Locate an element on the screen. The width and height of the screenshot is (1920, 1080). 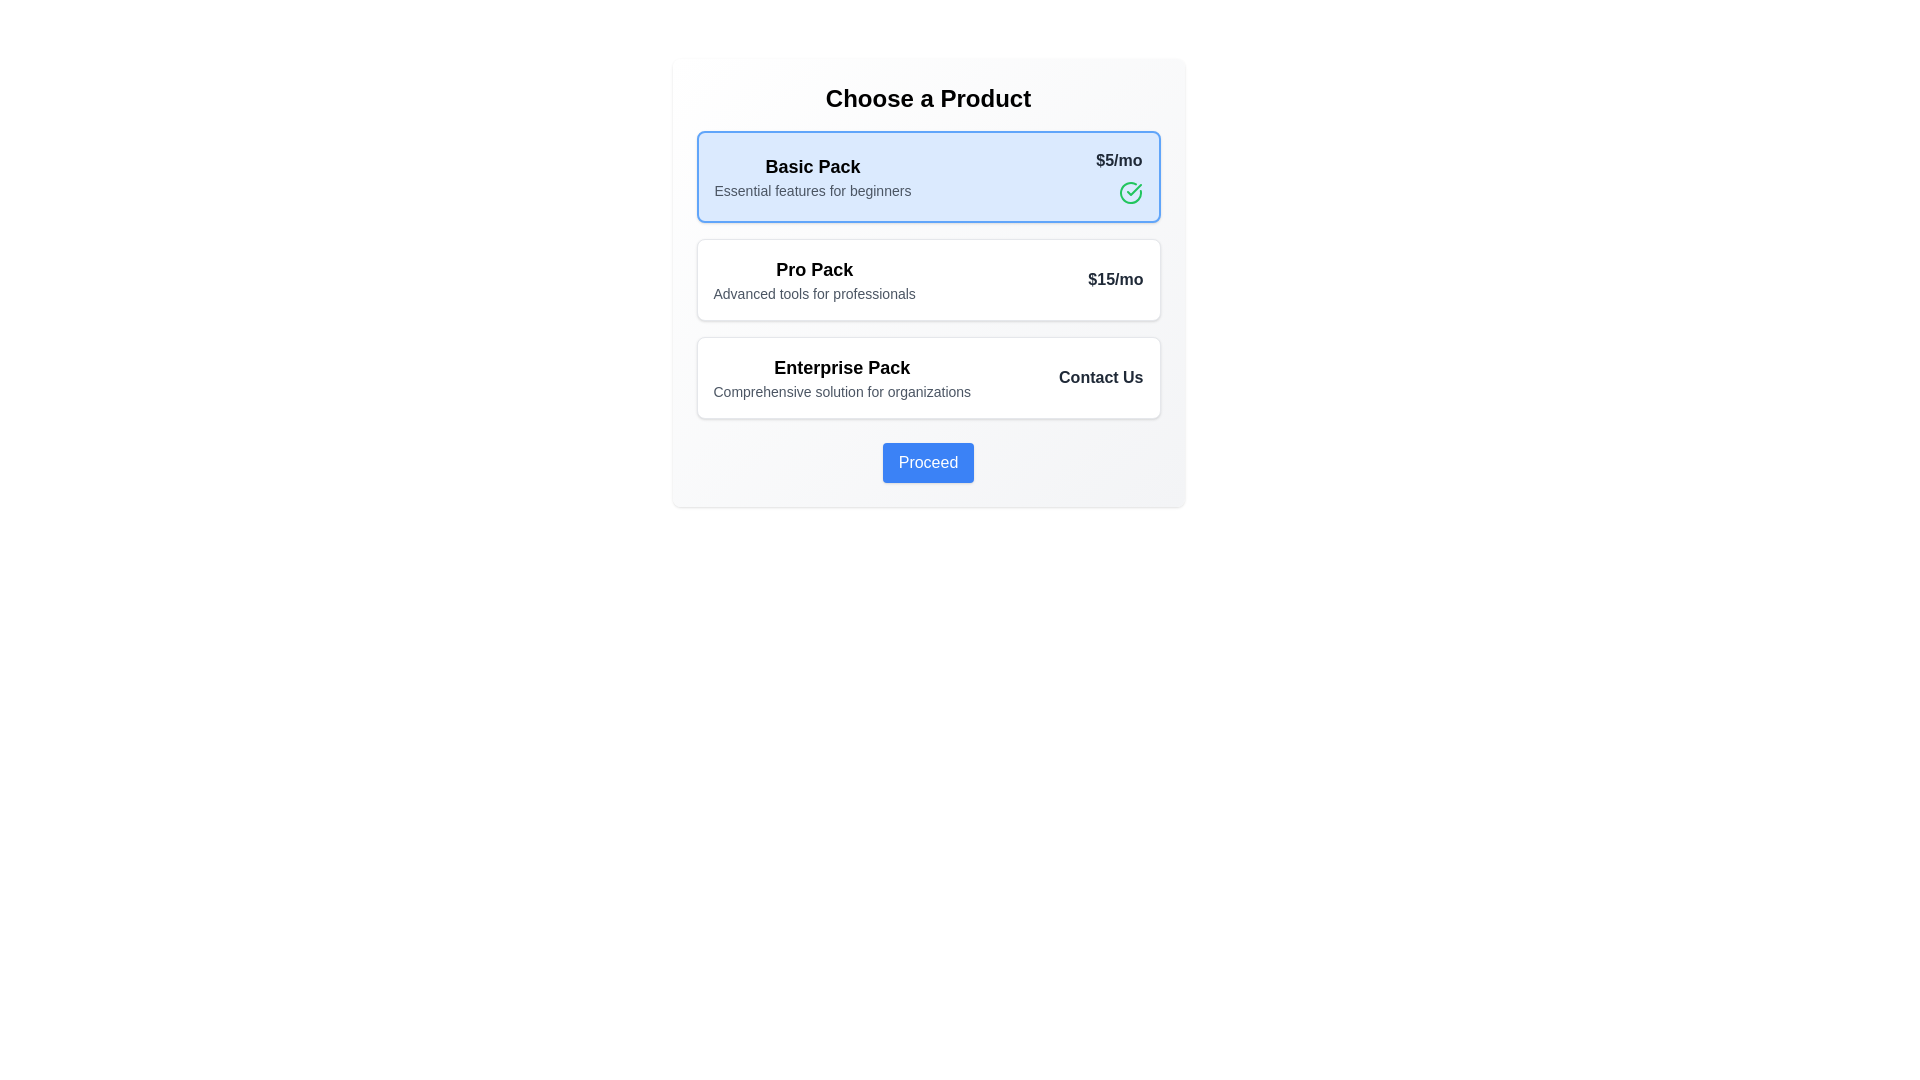
the 'Pro Pack' selectable card, the second card in the list of product choices is located at coordinates (927, 282).